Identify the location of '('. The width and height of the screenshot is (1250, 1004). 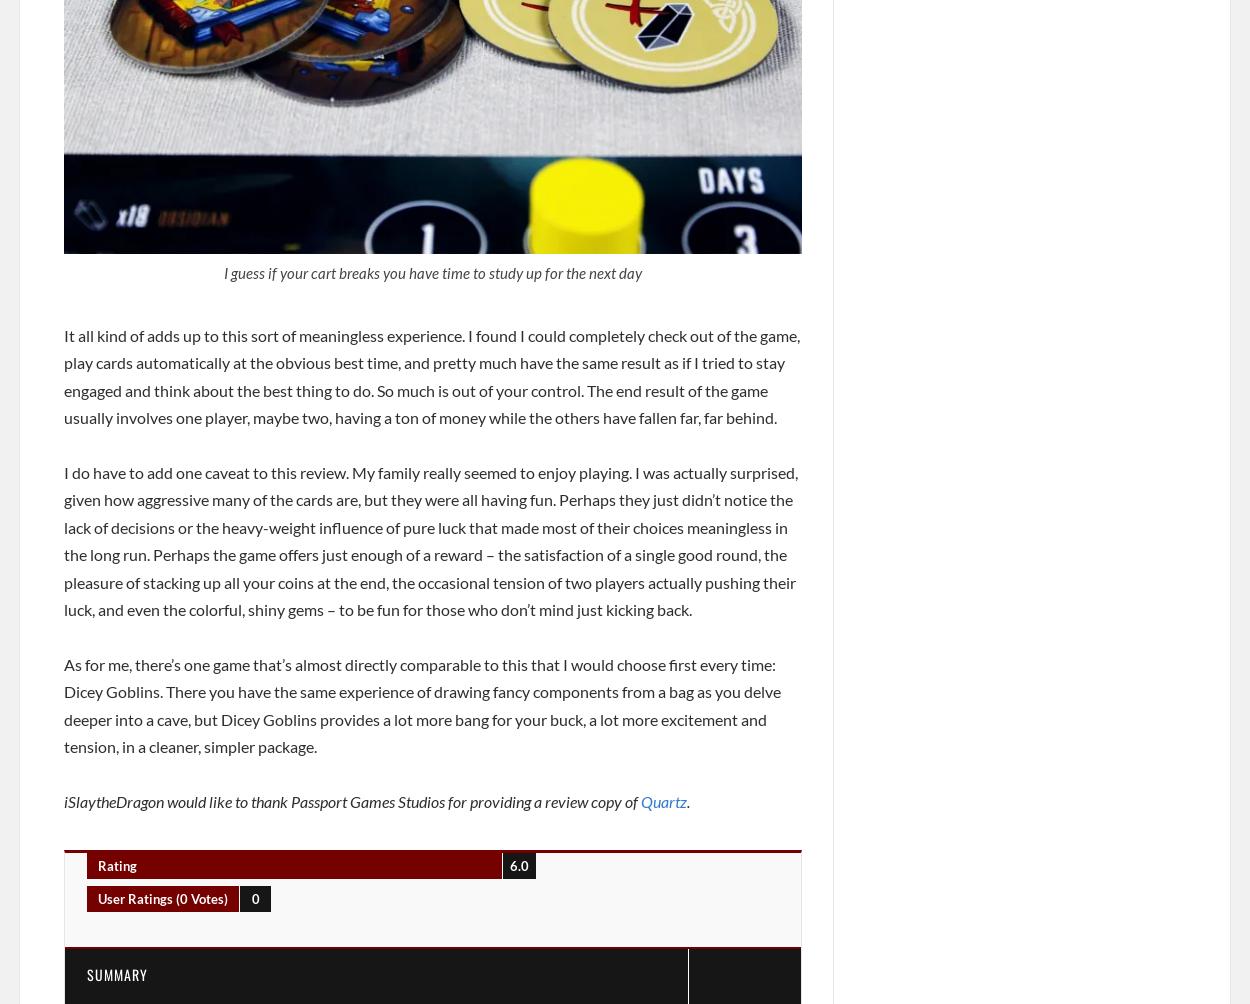
(178, 897).